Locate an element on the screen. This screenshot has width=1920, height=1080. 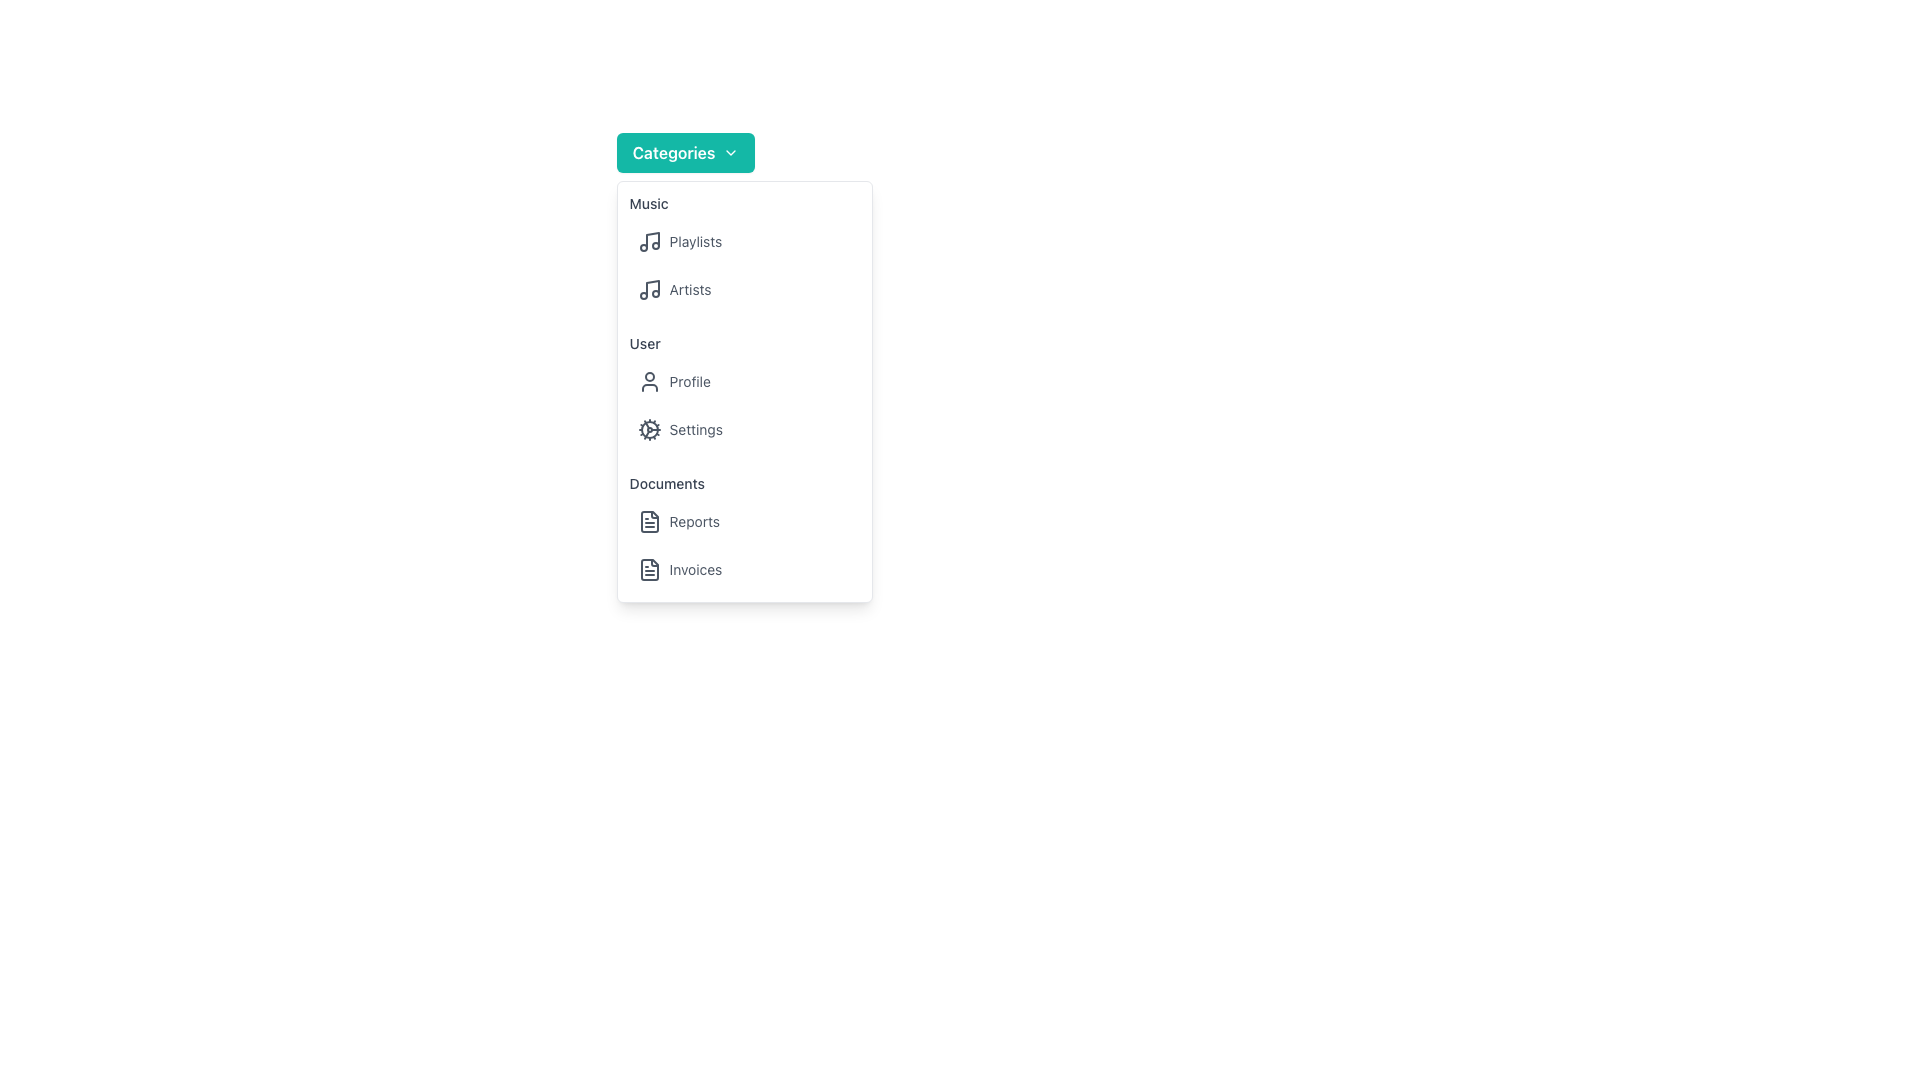
the 'Playlists' navigation label located in the dropdown menu under the 'Music' section is located at coordinates (696, 241).